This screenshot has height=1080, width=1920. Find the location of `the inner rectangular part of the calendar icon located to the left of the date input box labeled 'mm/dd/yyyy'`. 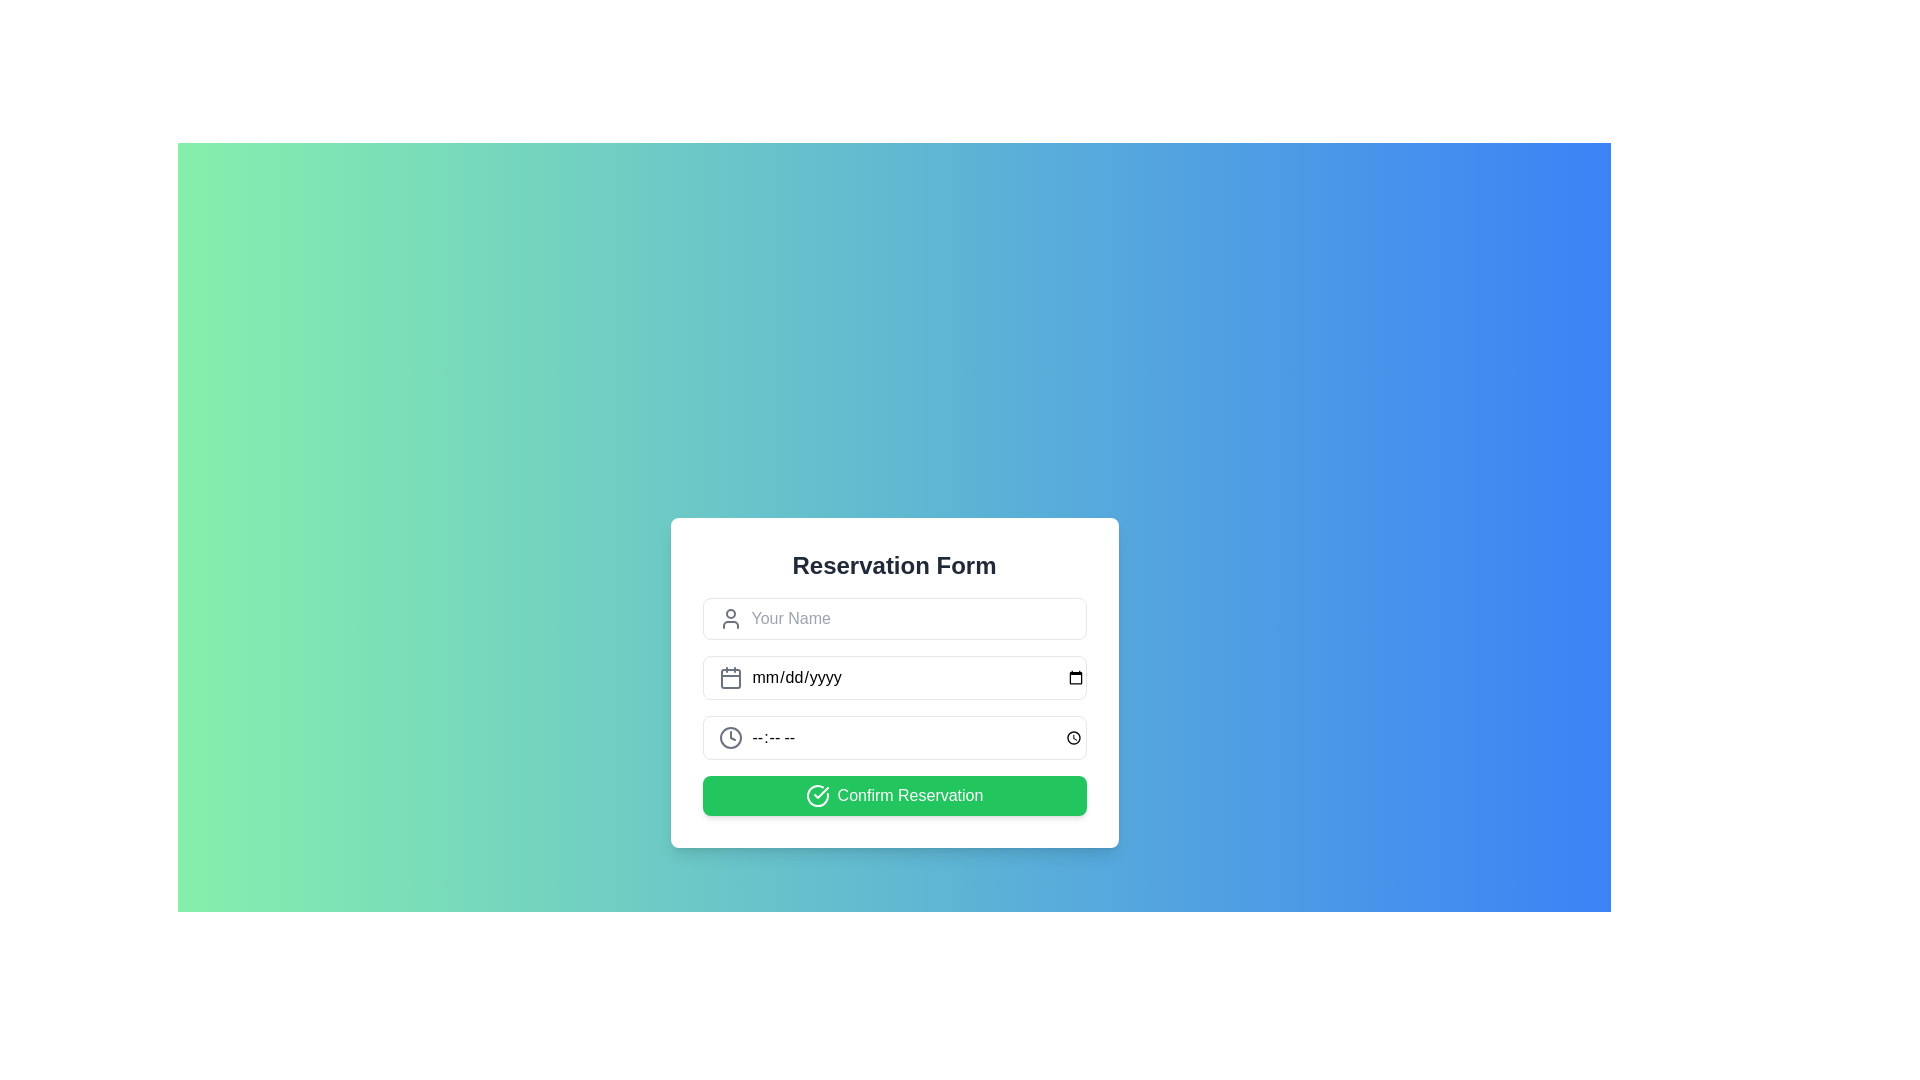

the inner rectangular part of the calendar icon located to the left of the date input box labeled 'mm/dd/yyyy' is located at coordinates (729, 677).